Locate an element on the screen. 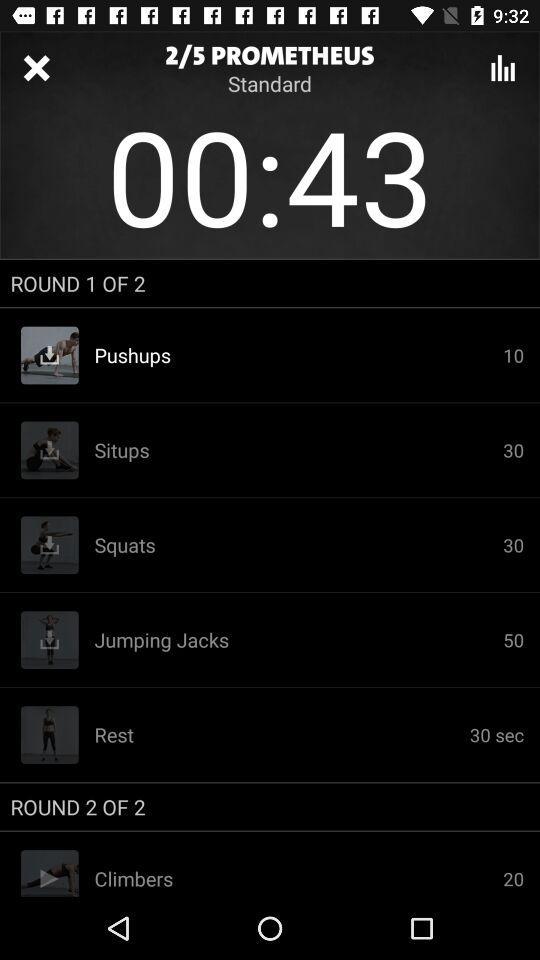 This screenshot has width=540, height=960. the sliders icon is located at coordinates (502, 68).